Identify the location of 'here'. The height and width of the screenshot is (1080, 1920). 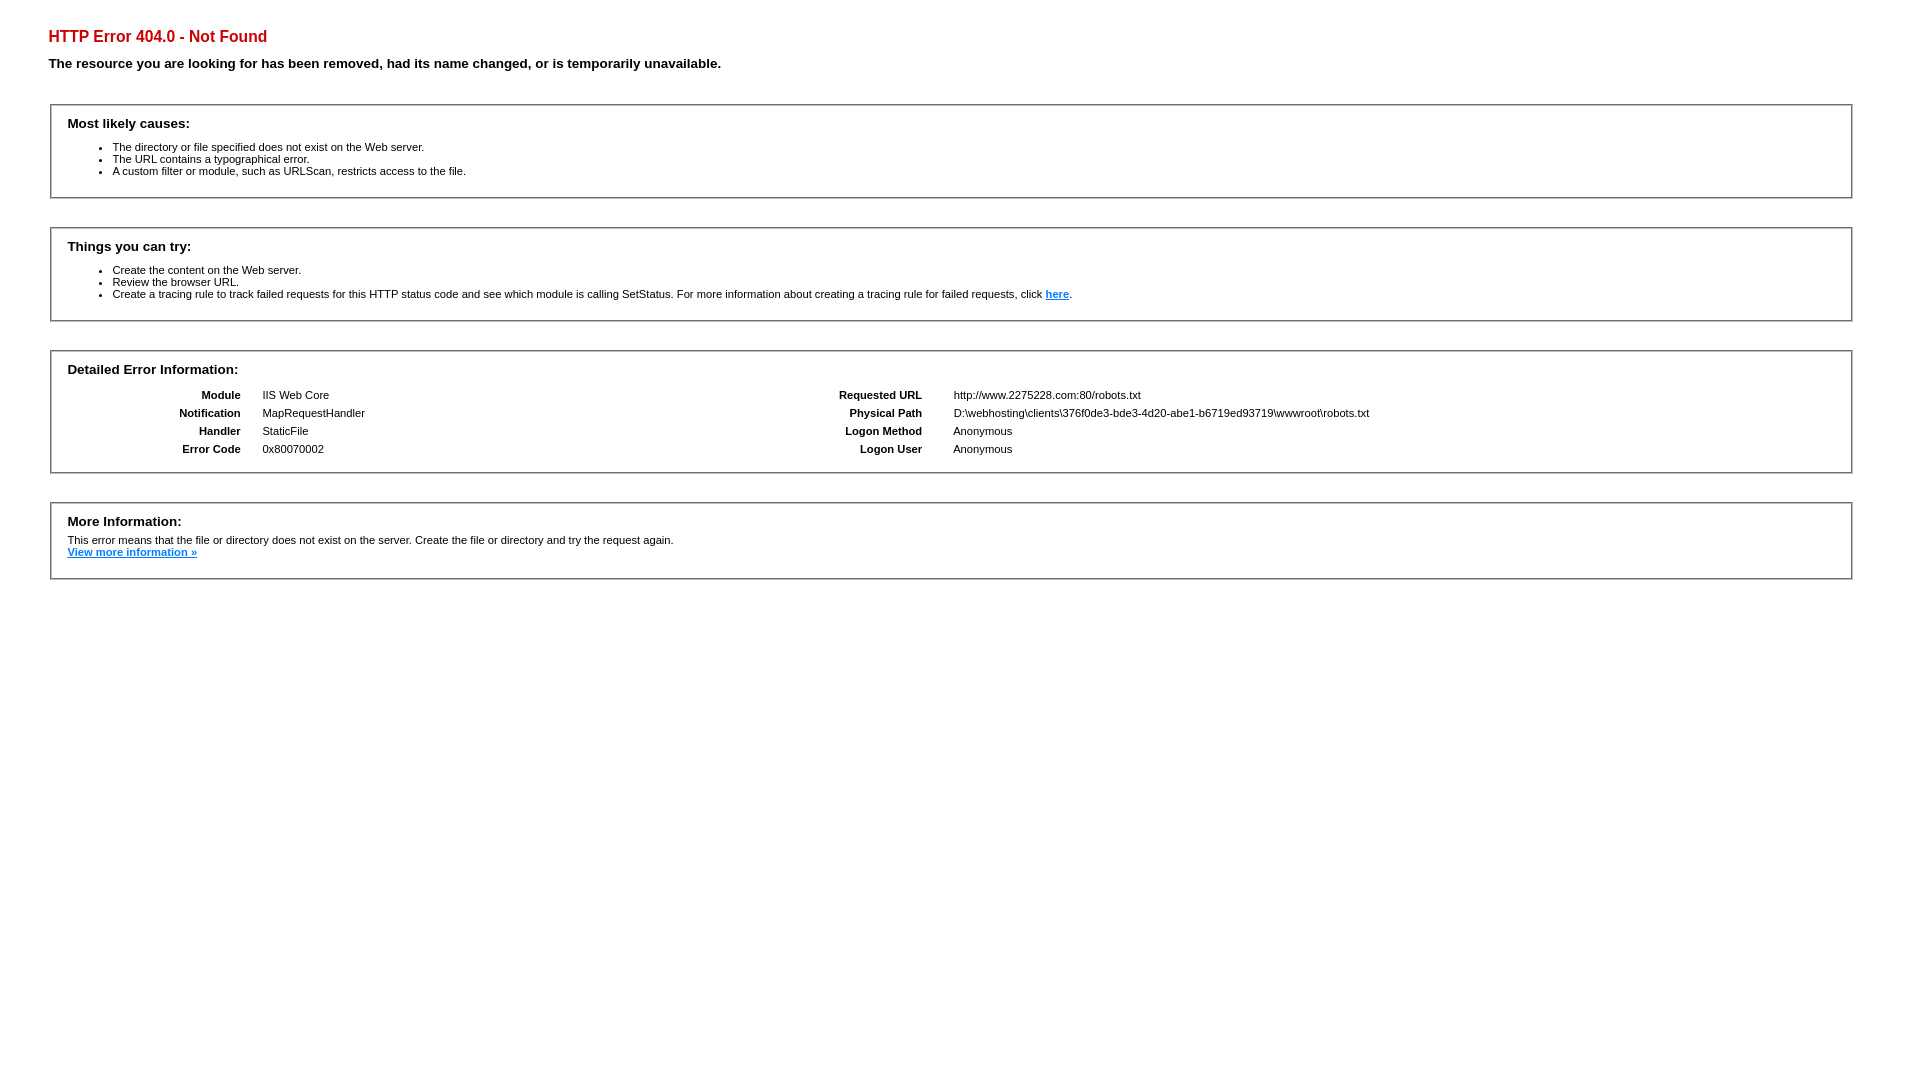
(1045, 293).